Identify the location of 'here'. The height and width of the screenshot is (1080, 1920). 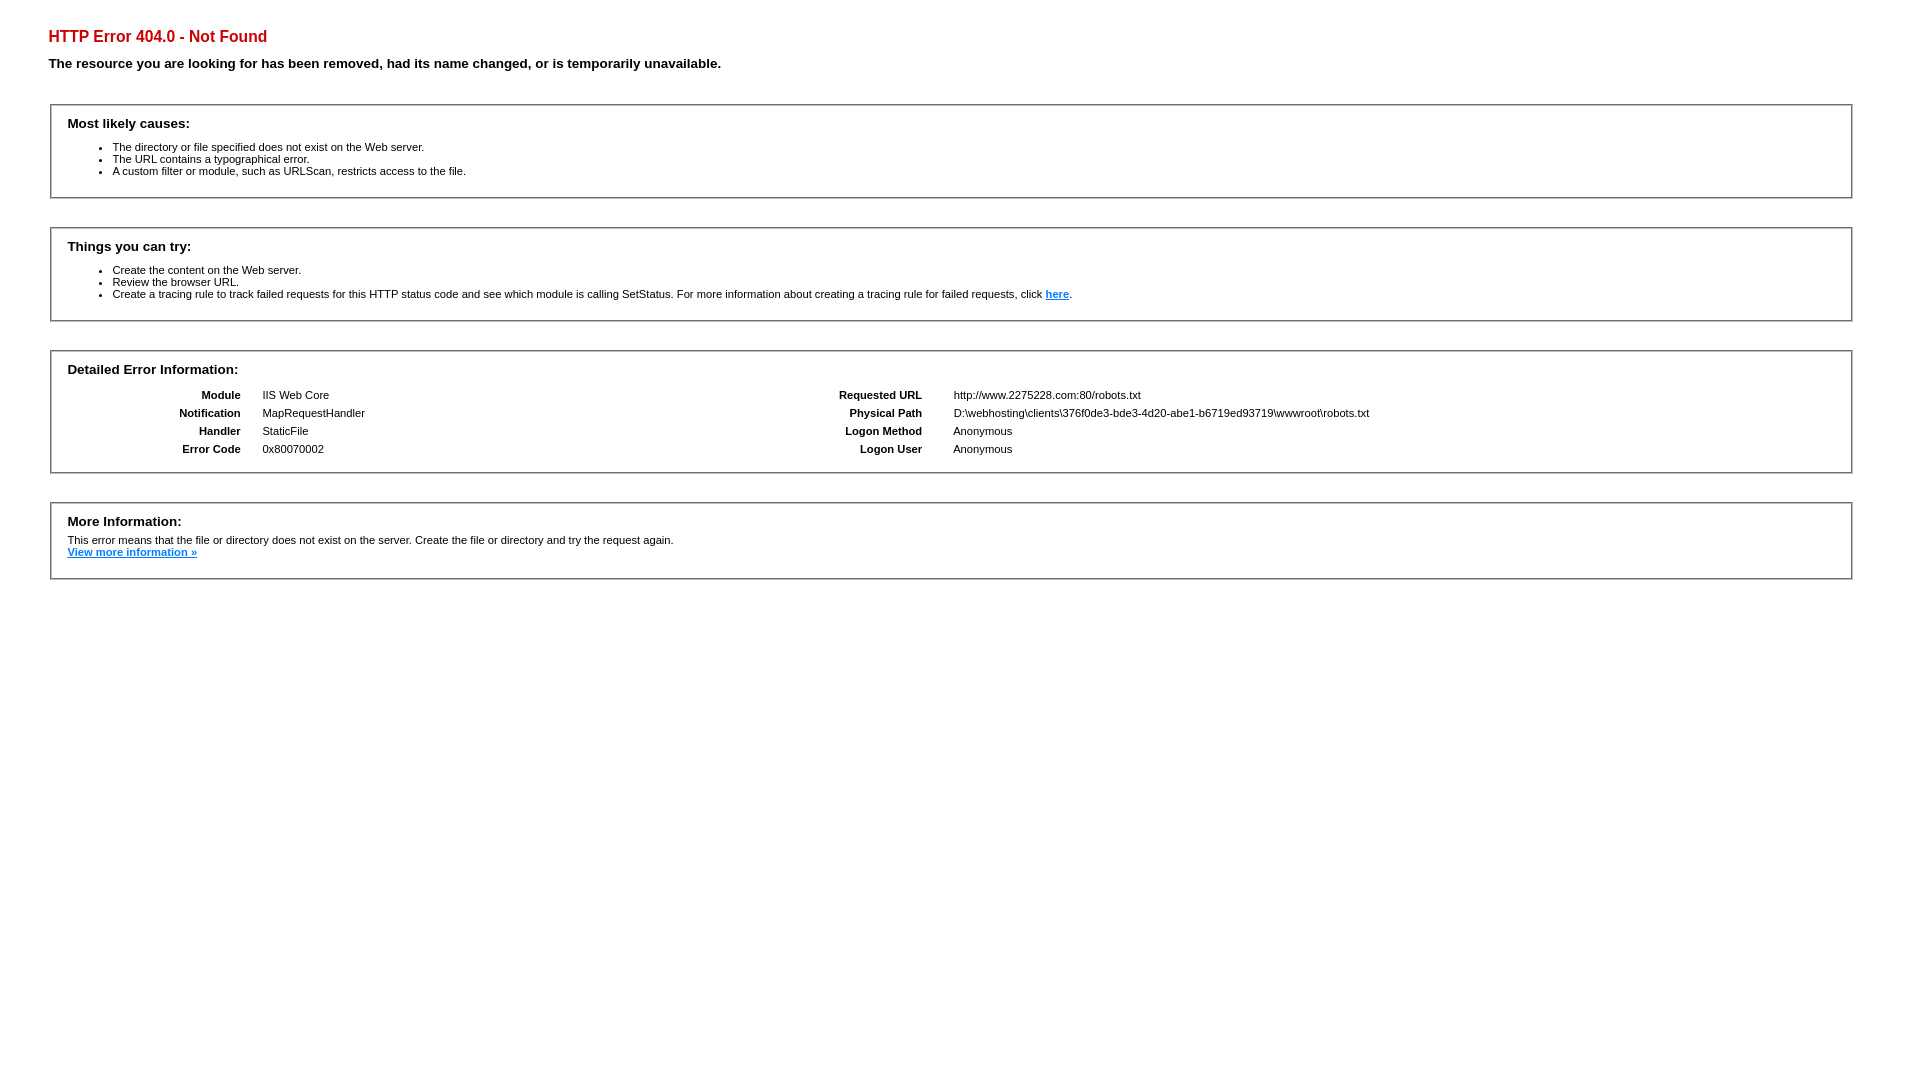
(1045, 293).